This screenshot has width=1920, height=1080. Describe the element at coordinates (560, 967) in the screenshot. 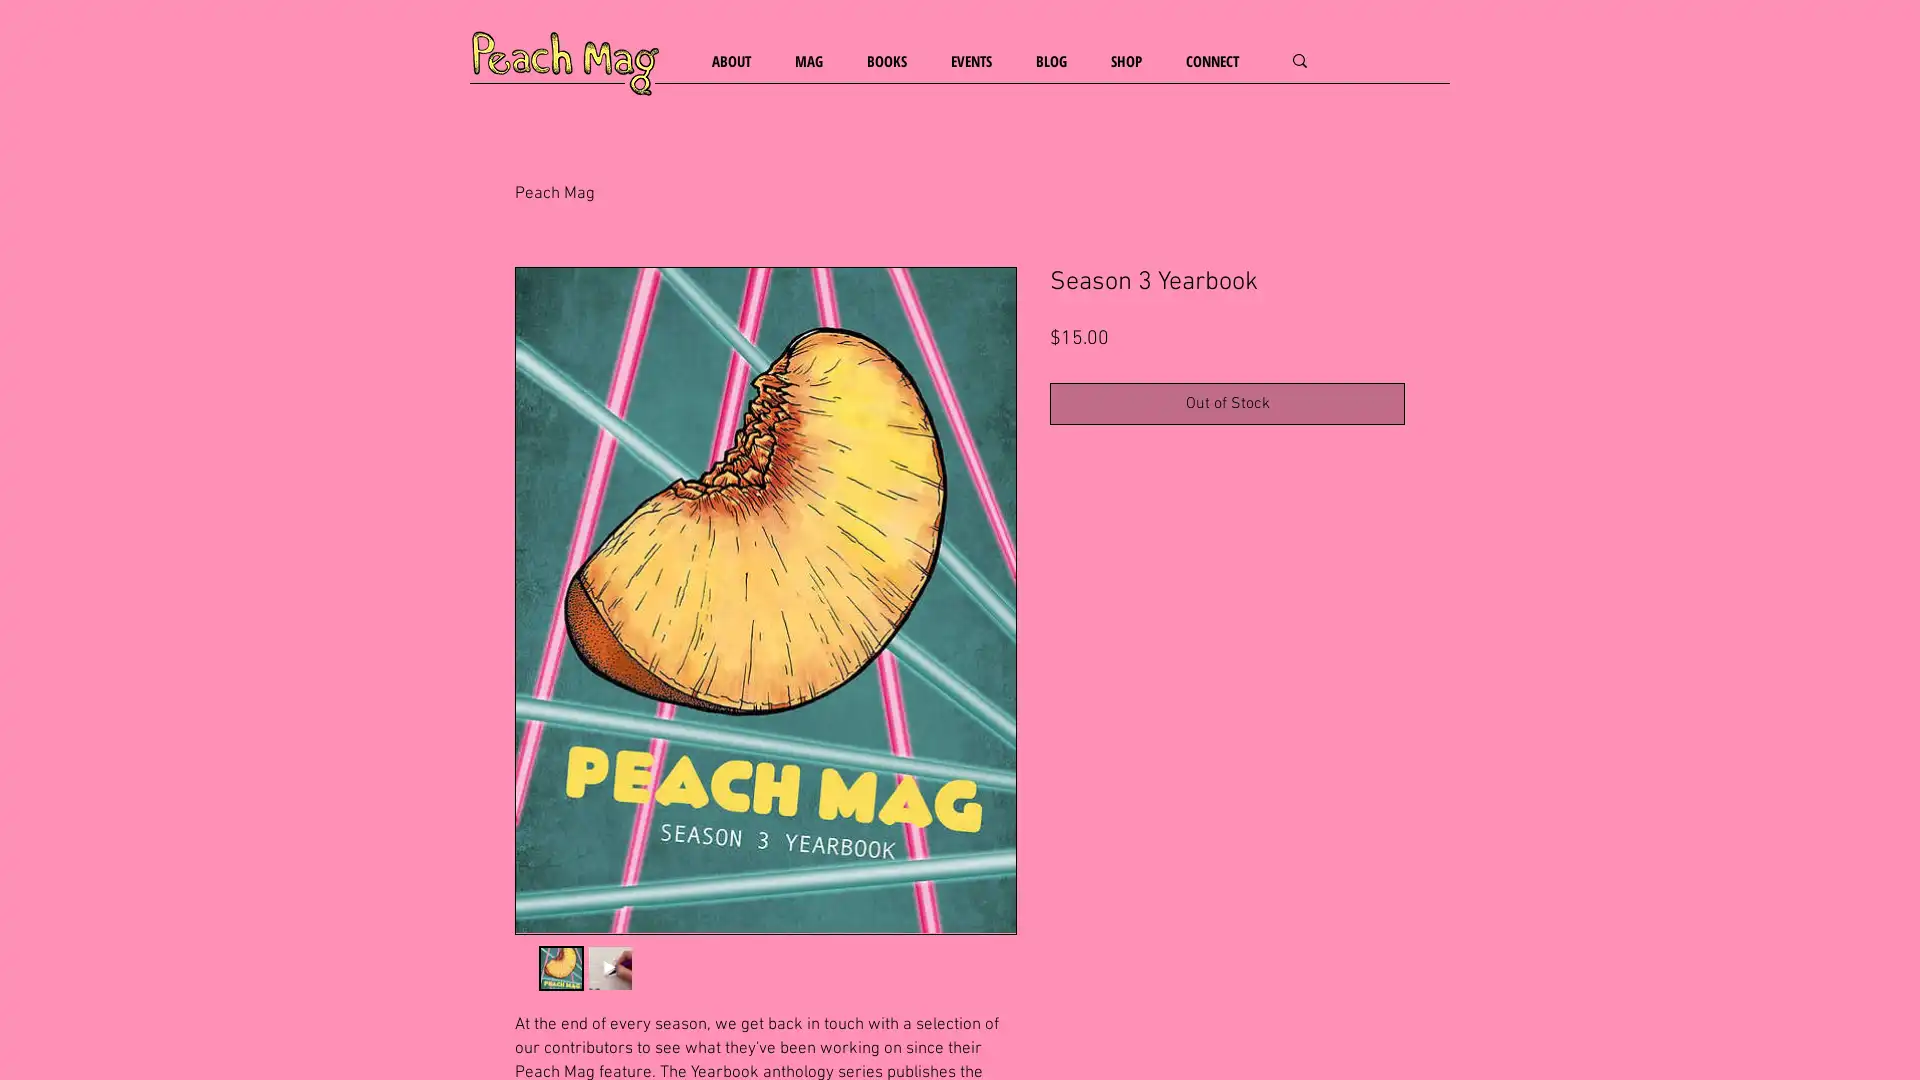

I see `Thumbnail: Season 3 Yearbook` at that location.